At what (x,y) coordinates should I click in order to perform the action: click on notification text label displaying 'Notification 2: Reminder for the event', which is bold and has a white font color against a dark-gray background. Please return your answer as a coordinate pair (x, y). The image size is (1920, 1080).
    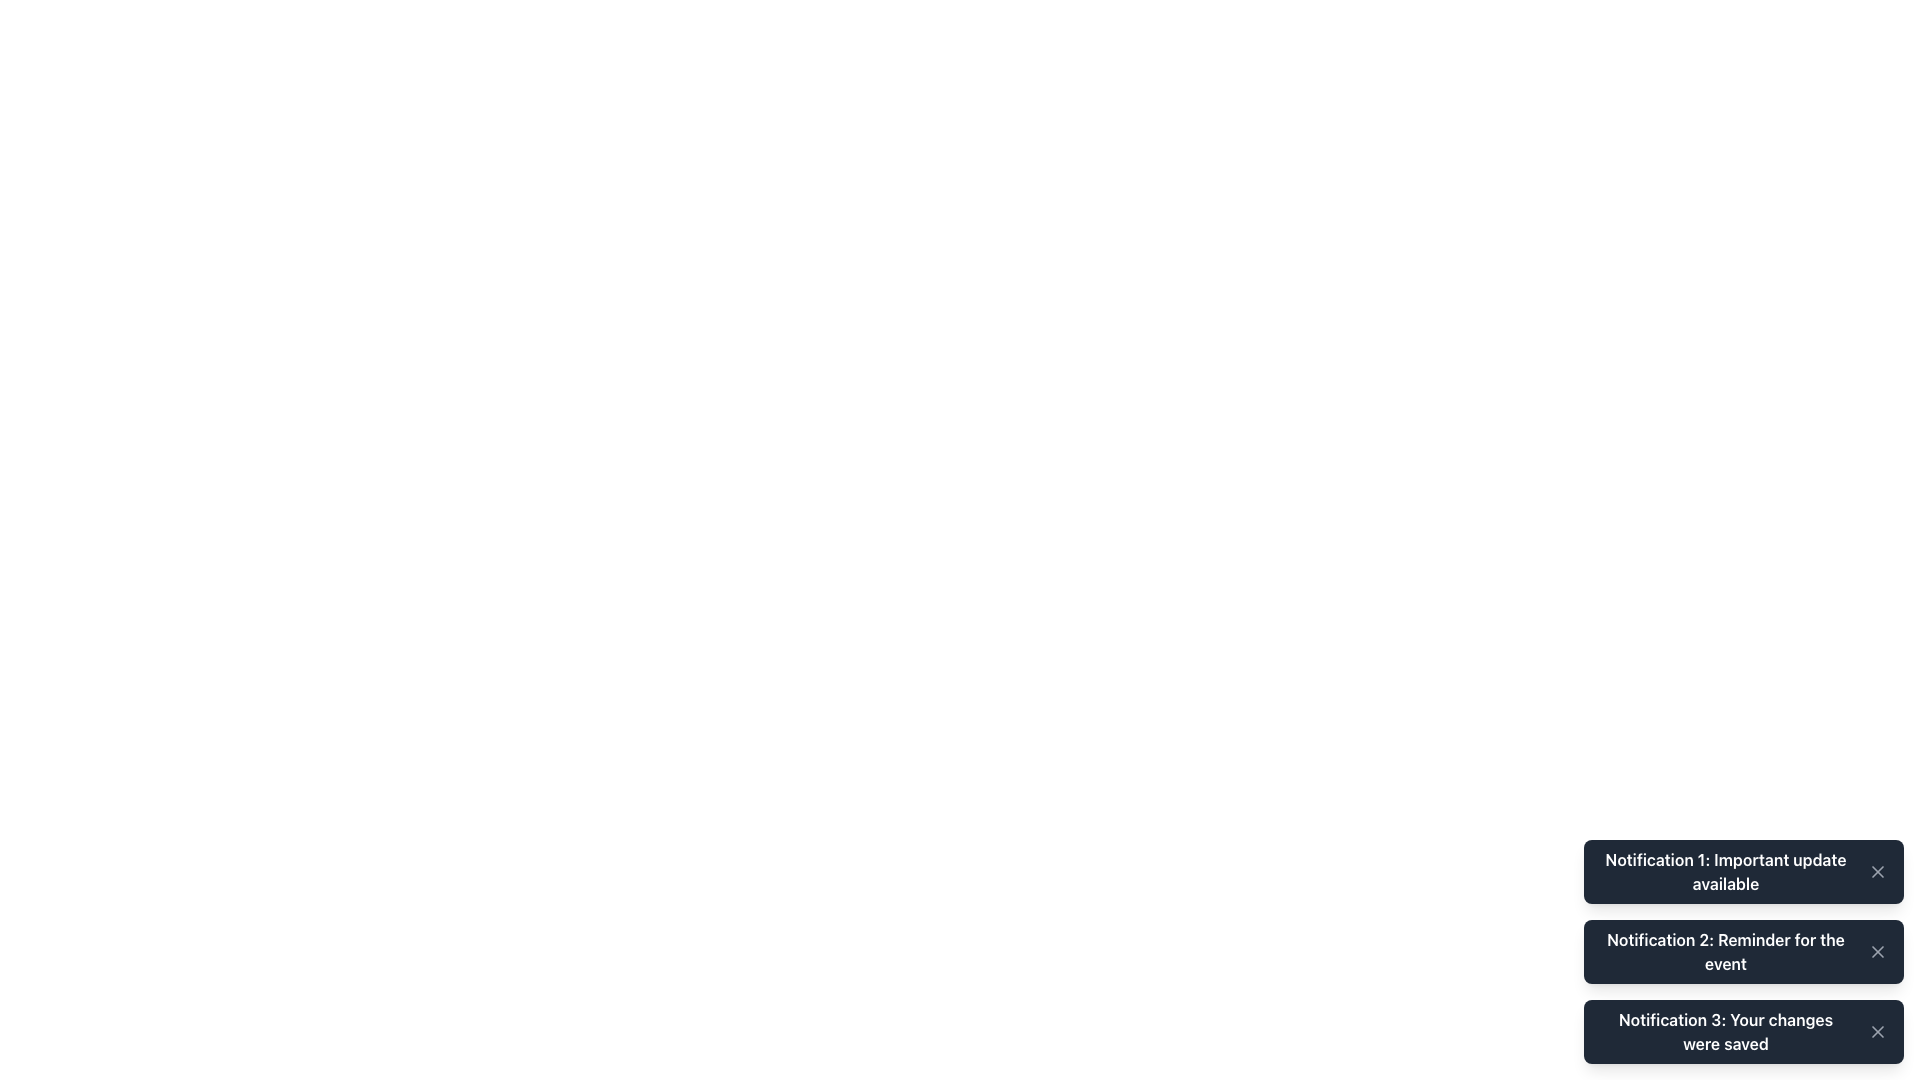
    Looking at the image, I should click on (1725, 951).